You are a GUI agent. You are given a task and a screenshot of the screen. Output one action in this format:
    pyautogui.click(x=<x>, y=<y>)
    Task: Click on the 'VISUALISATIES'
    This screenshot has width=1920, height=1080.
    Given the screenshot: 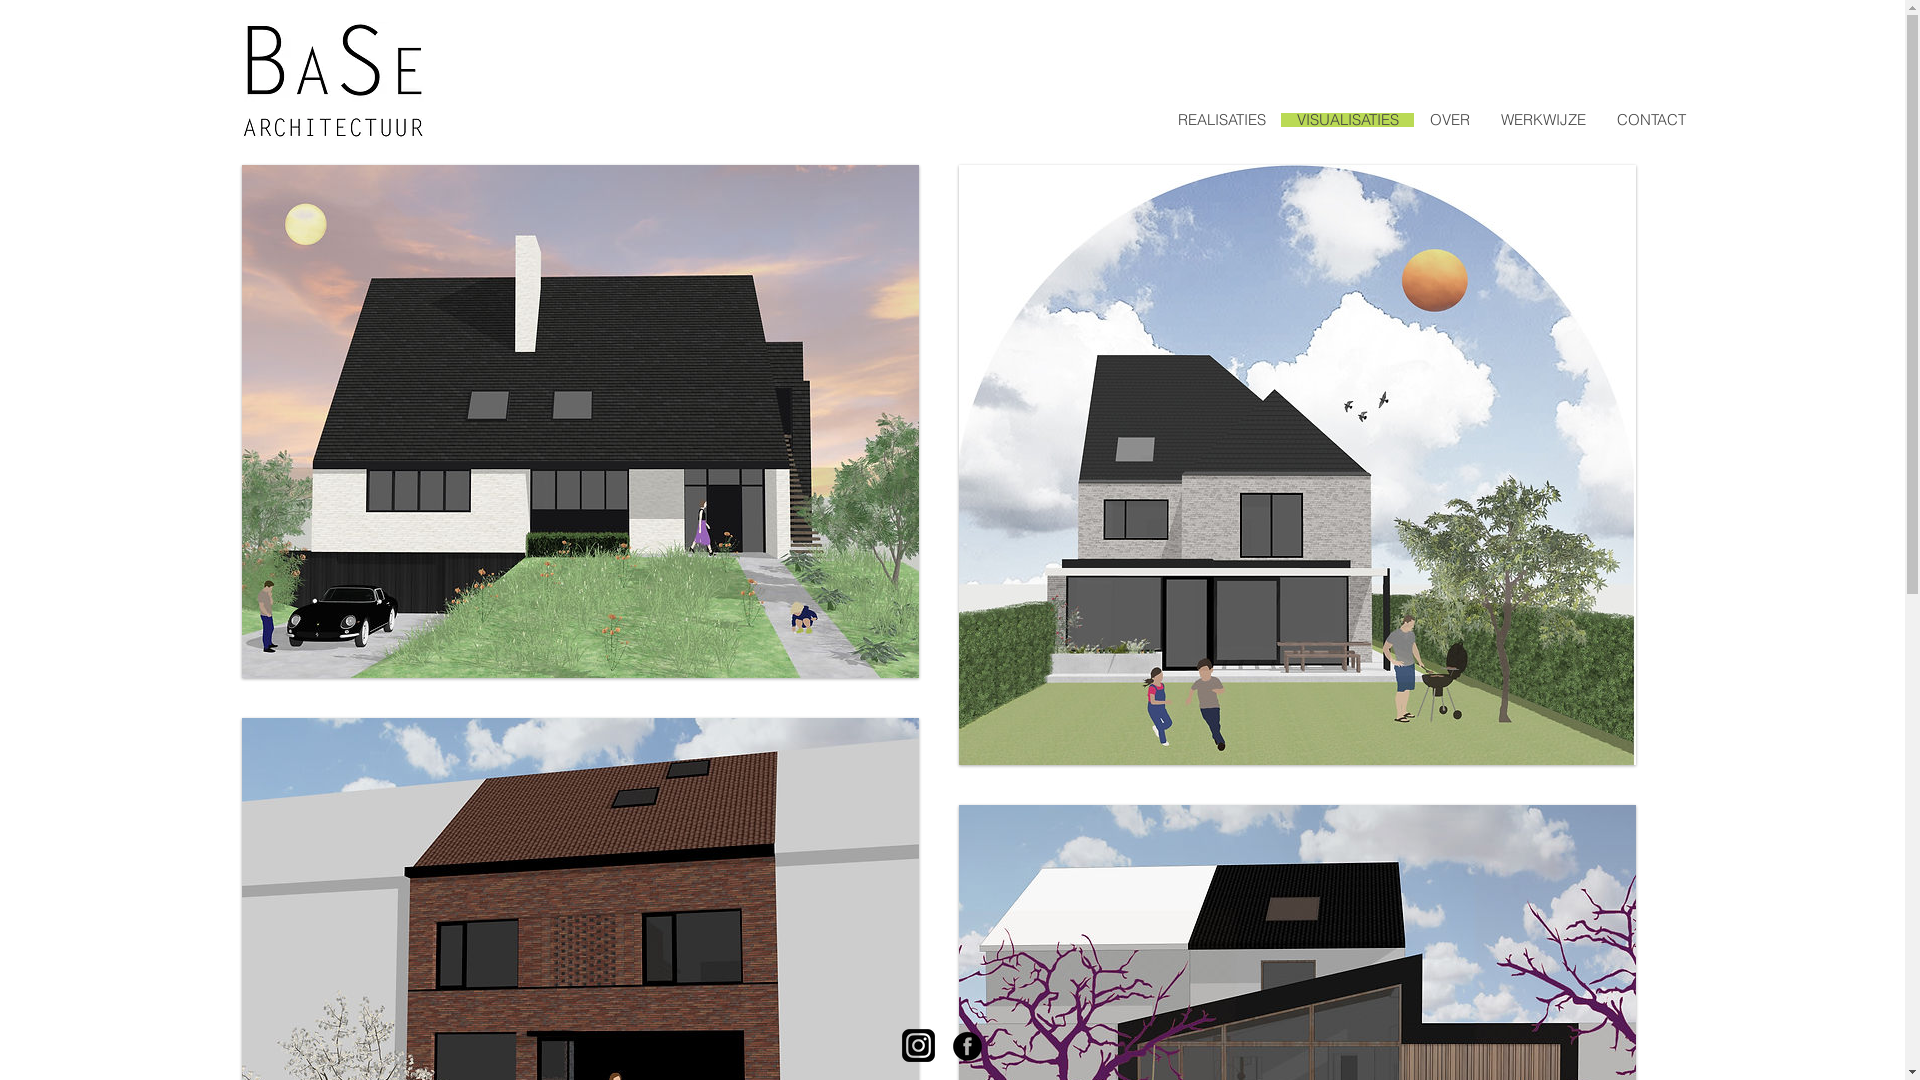 What is the action you would take?
    pyautogui.click(x=1346, y=119)
    